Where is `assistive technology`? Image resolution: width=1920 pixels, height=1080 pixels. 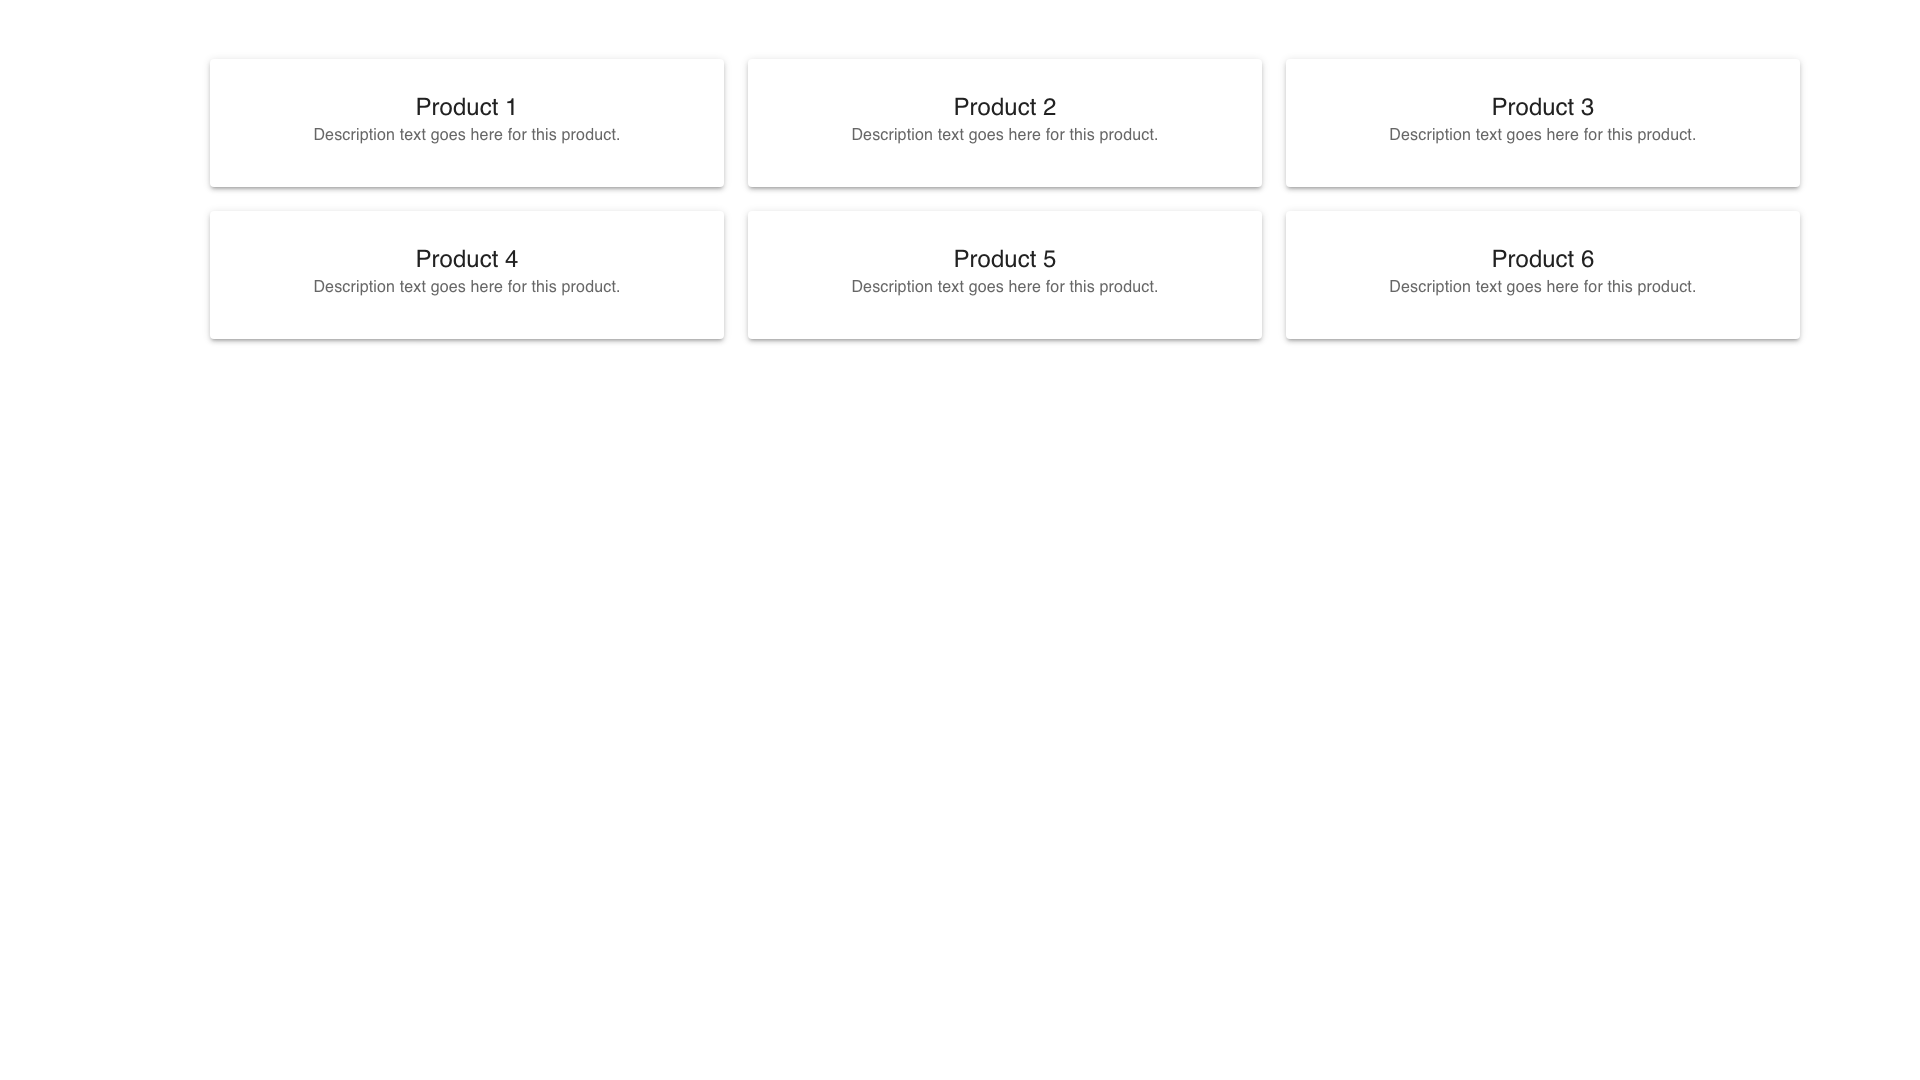
assistive technology is located at coordinates (1004, 107).